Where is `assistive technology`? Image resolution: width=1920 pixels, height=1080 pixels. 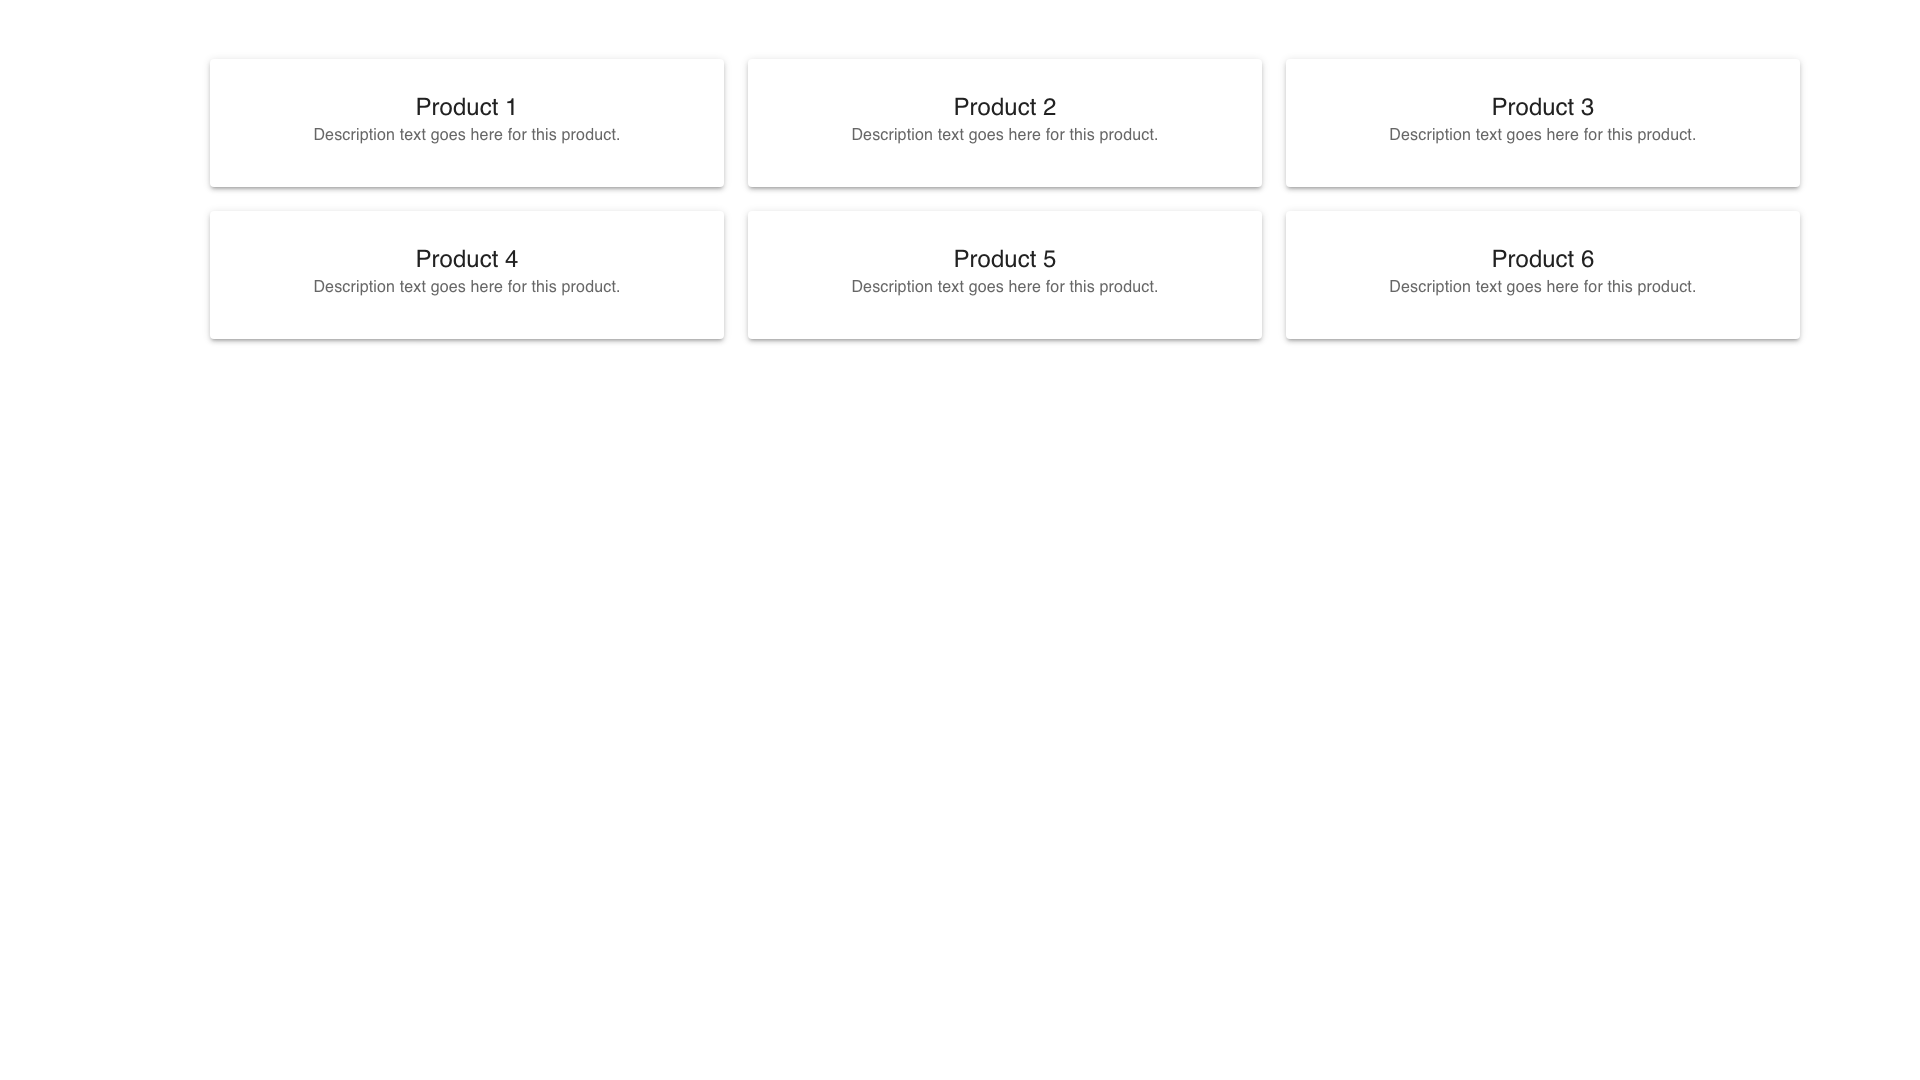
assistive technology is located at coordinates (1004, 107).